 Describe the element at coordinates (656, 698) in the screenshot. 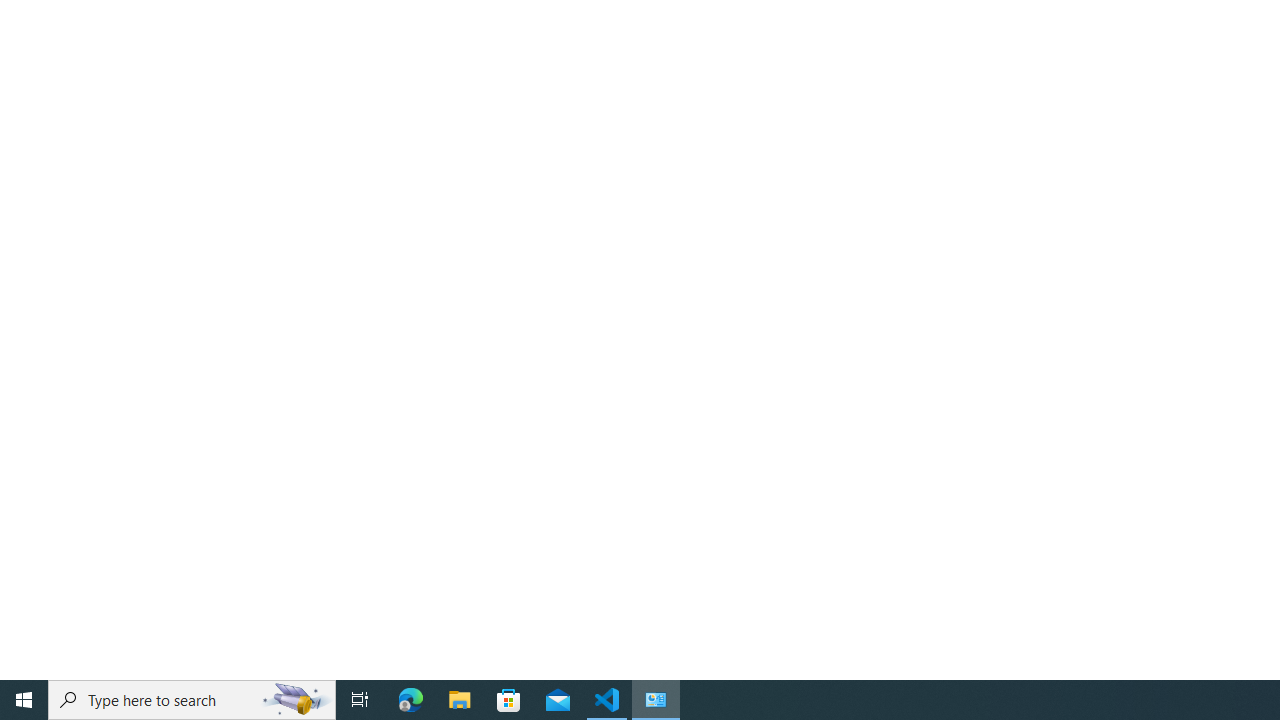

I see `'Control Panel - 1 running window'` at that location.